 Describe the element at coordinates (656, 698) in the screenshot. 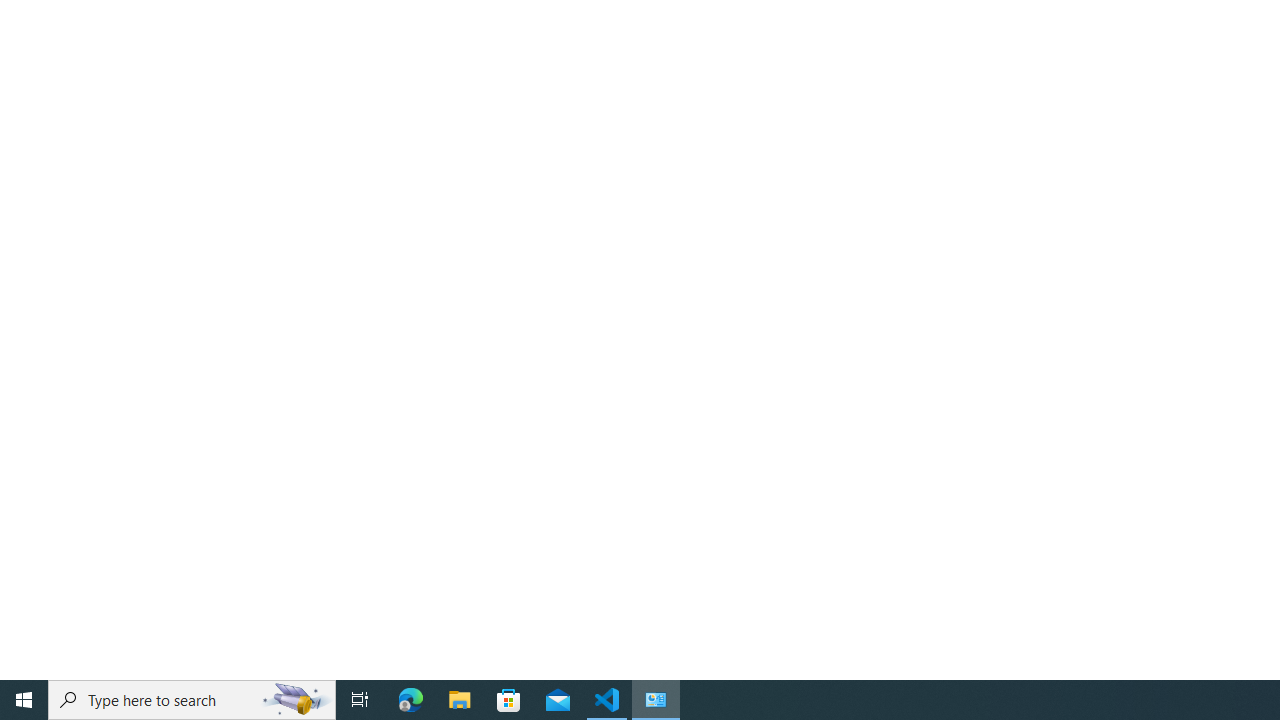

I see `'Control Panel - 1 running window'` at that location.